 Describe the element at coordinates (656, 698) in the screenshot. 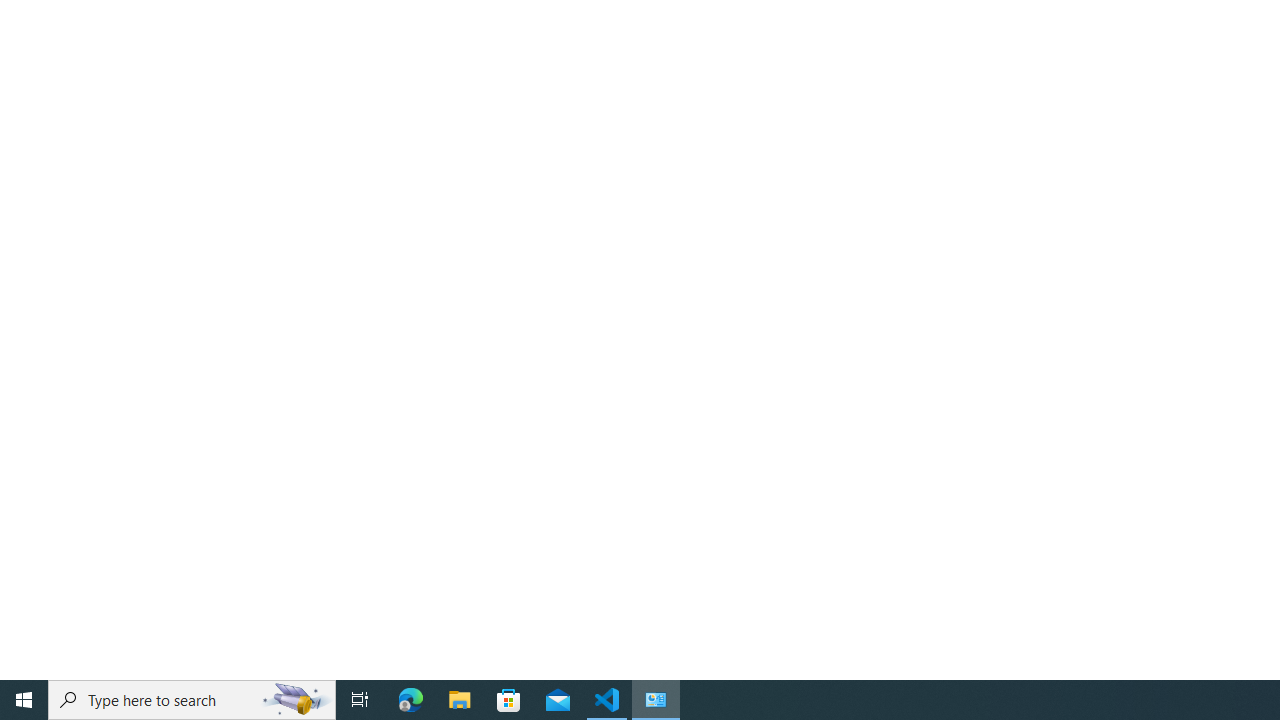

I see `'Control Panel - 1 running window'` at that location.